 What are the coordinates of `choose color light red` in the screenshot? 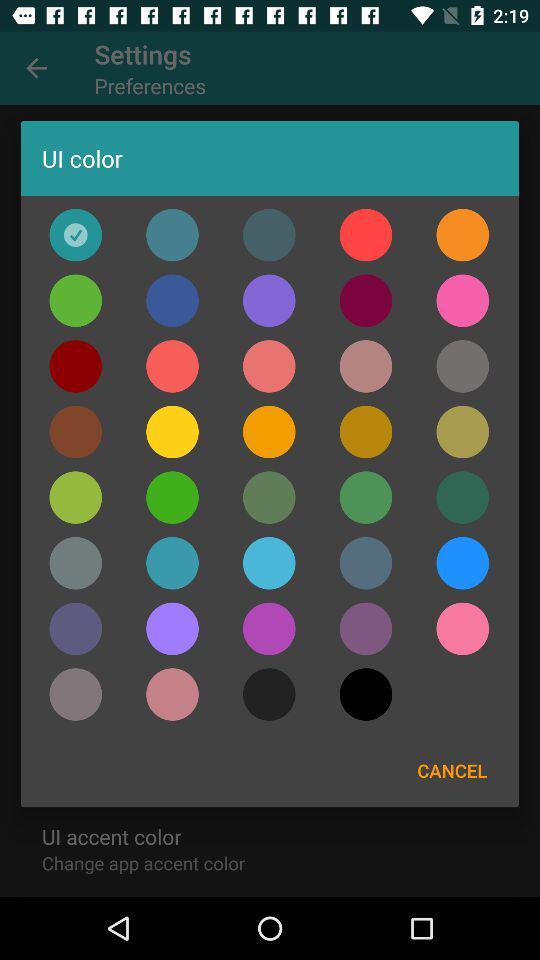 It's located at (172, 365).